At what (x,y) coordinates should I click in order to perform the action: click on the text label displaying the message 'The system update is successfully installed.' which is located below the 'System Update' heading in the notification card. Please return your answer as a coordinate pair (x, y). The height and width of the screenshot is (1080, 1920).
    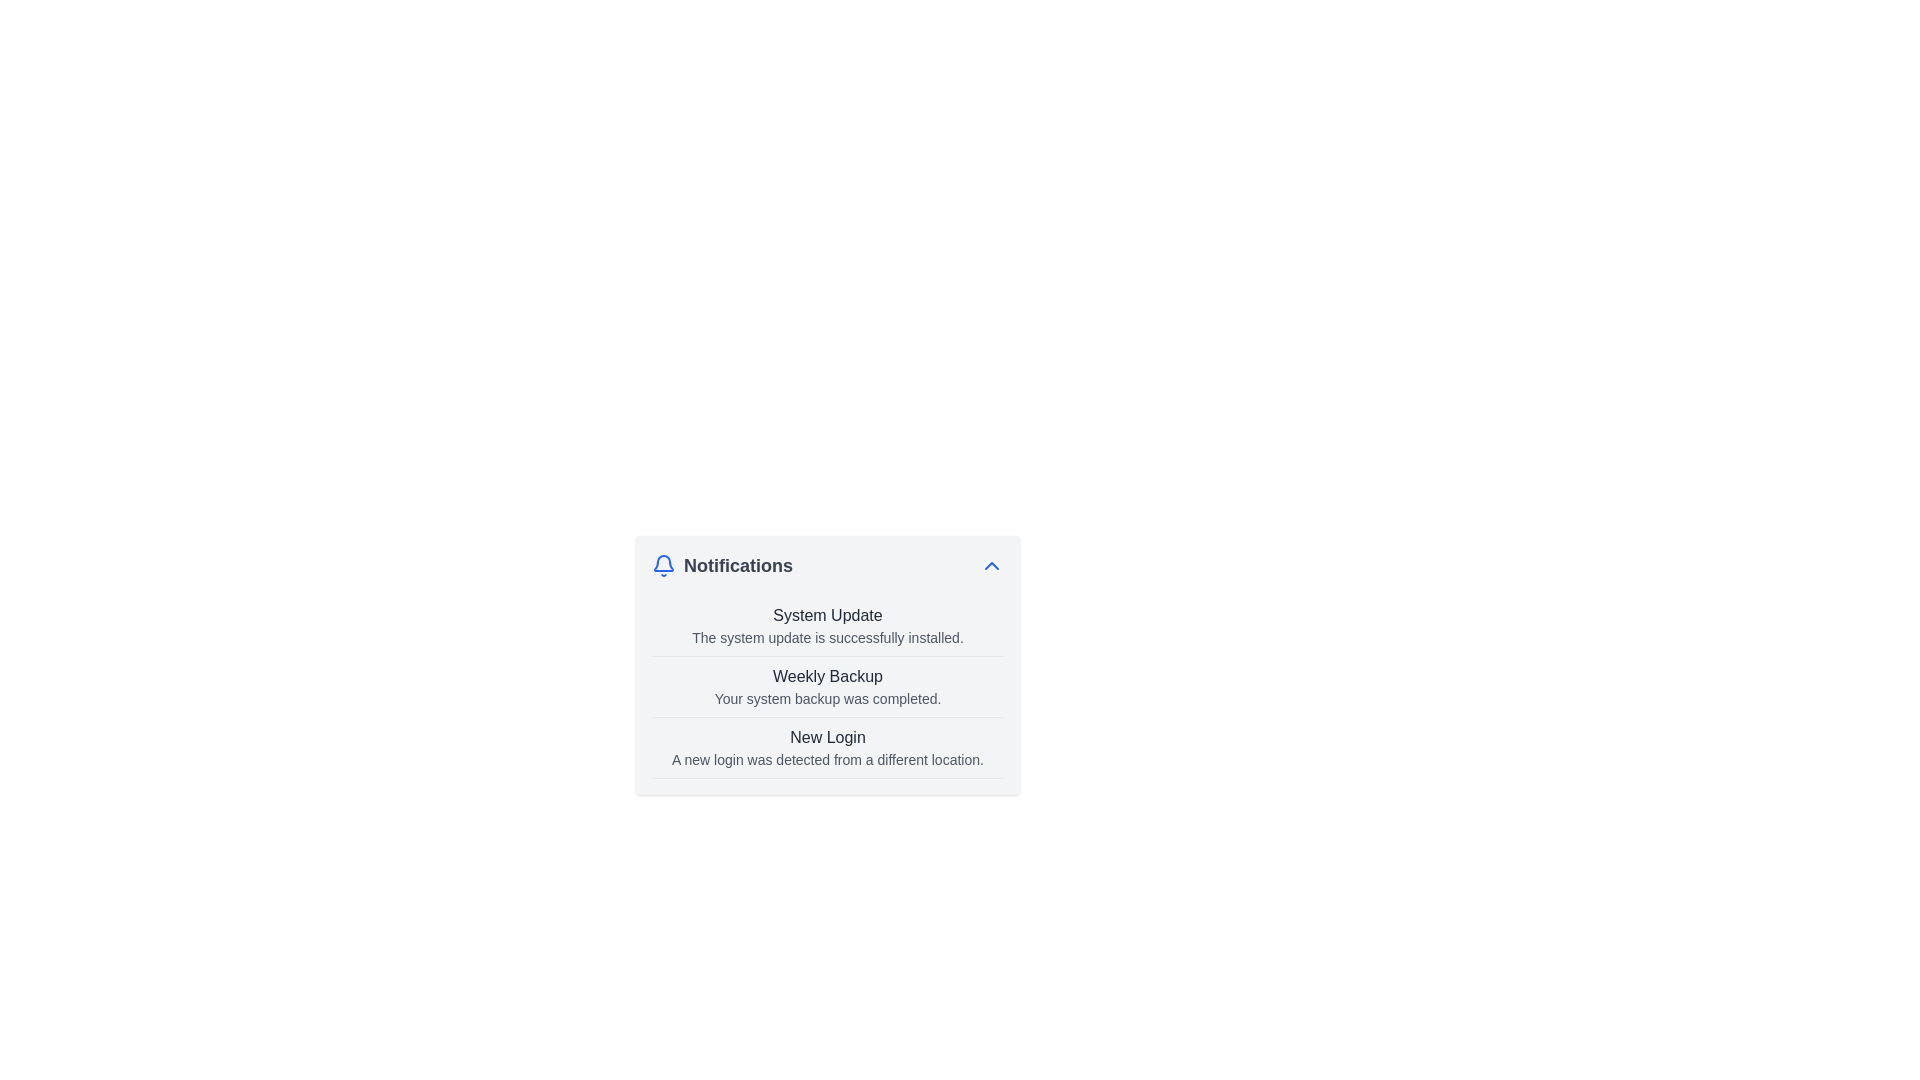
    Looking at the image, I should click on (828, 637).